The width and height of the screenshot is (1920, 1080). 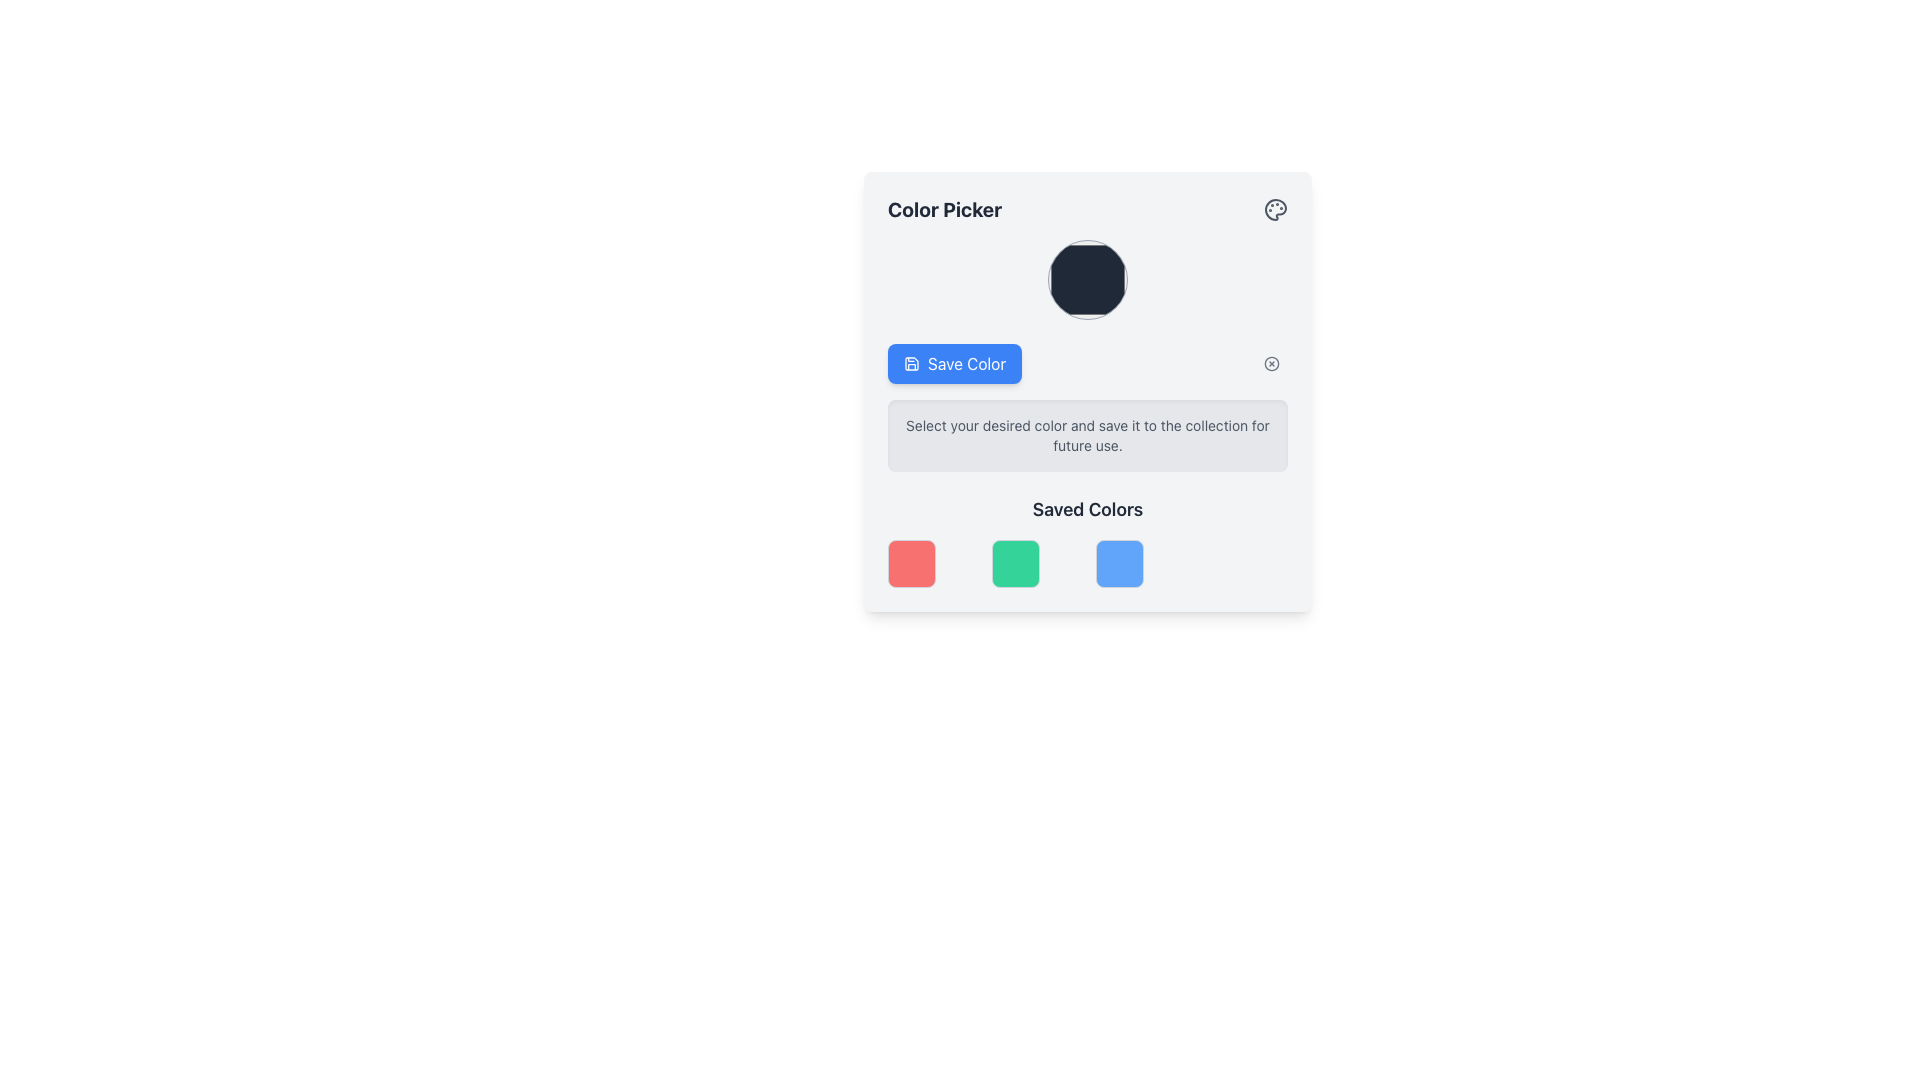 What do you see at coordinates (1271, 363) in the screenshot?
I see `the small circular 'close' button with an X icon located` at bounding box center [1271, 363].